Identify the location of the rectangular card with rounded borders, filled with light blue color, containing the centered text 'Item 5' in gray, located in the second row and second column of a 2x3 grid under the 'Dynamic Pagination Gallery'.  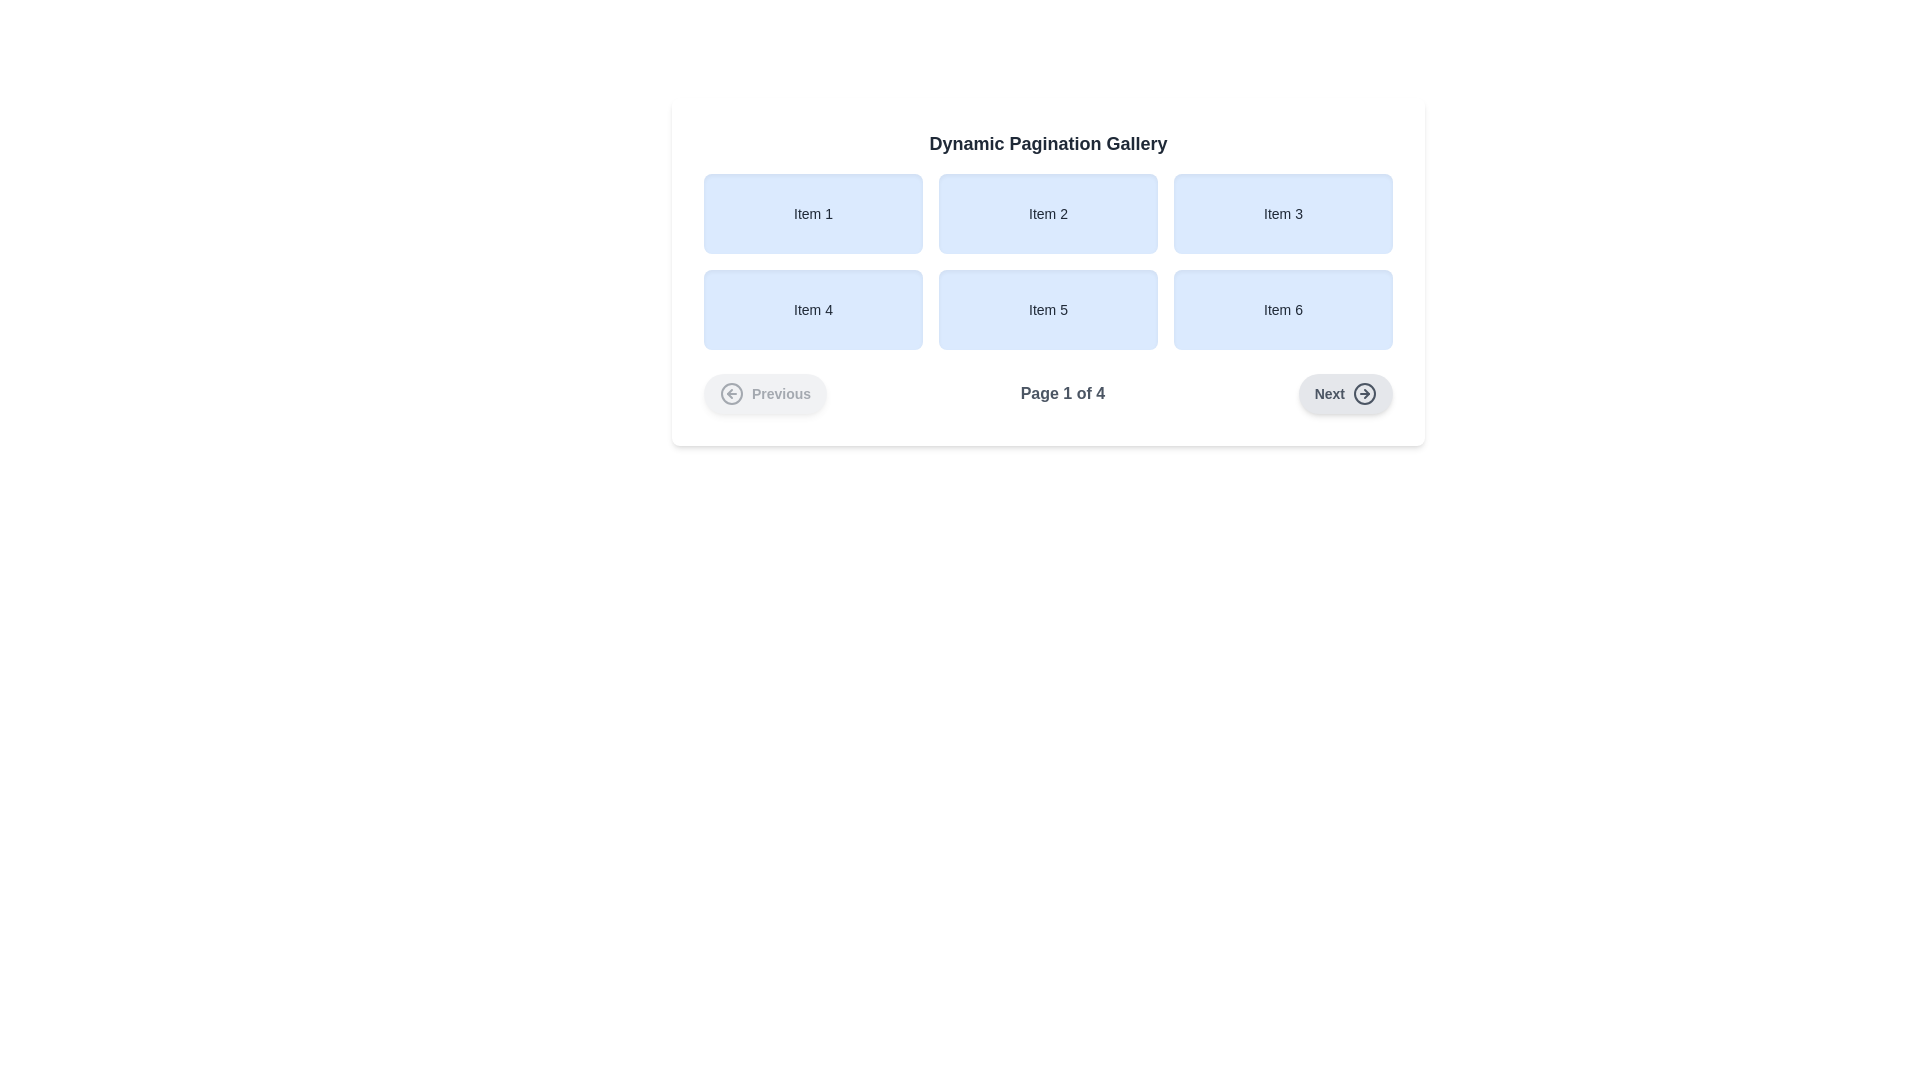
(1047, 272).